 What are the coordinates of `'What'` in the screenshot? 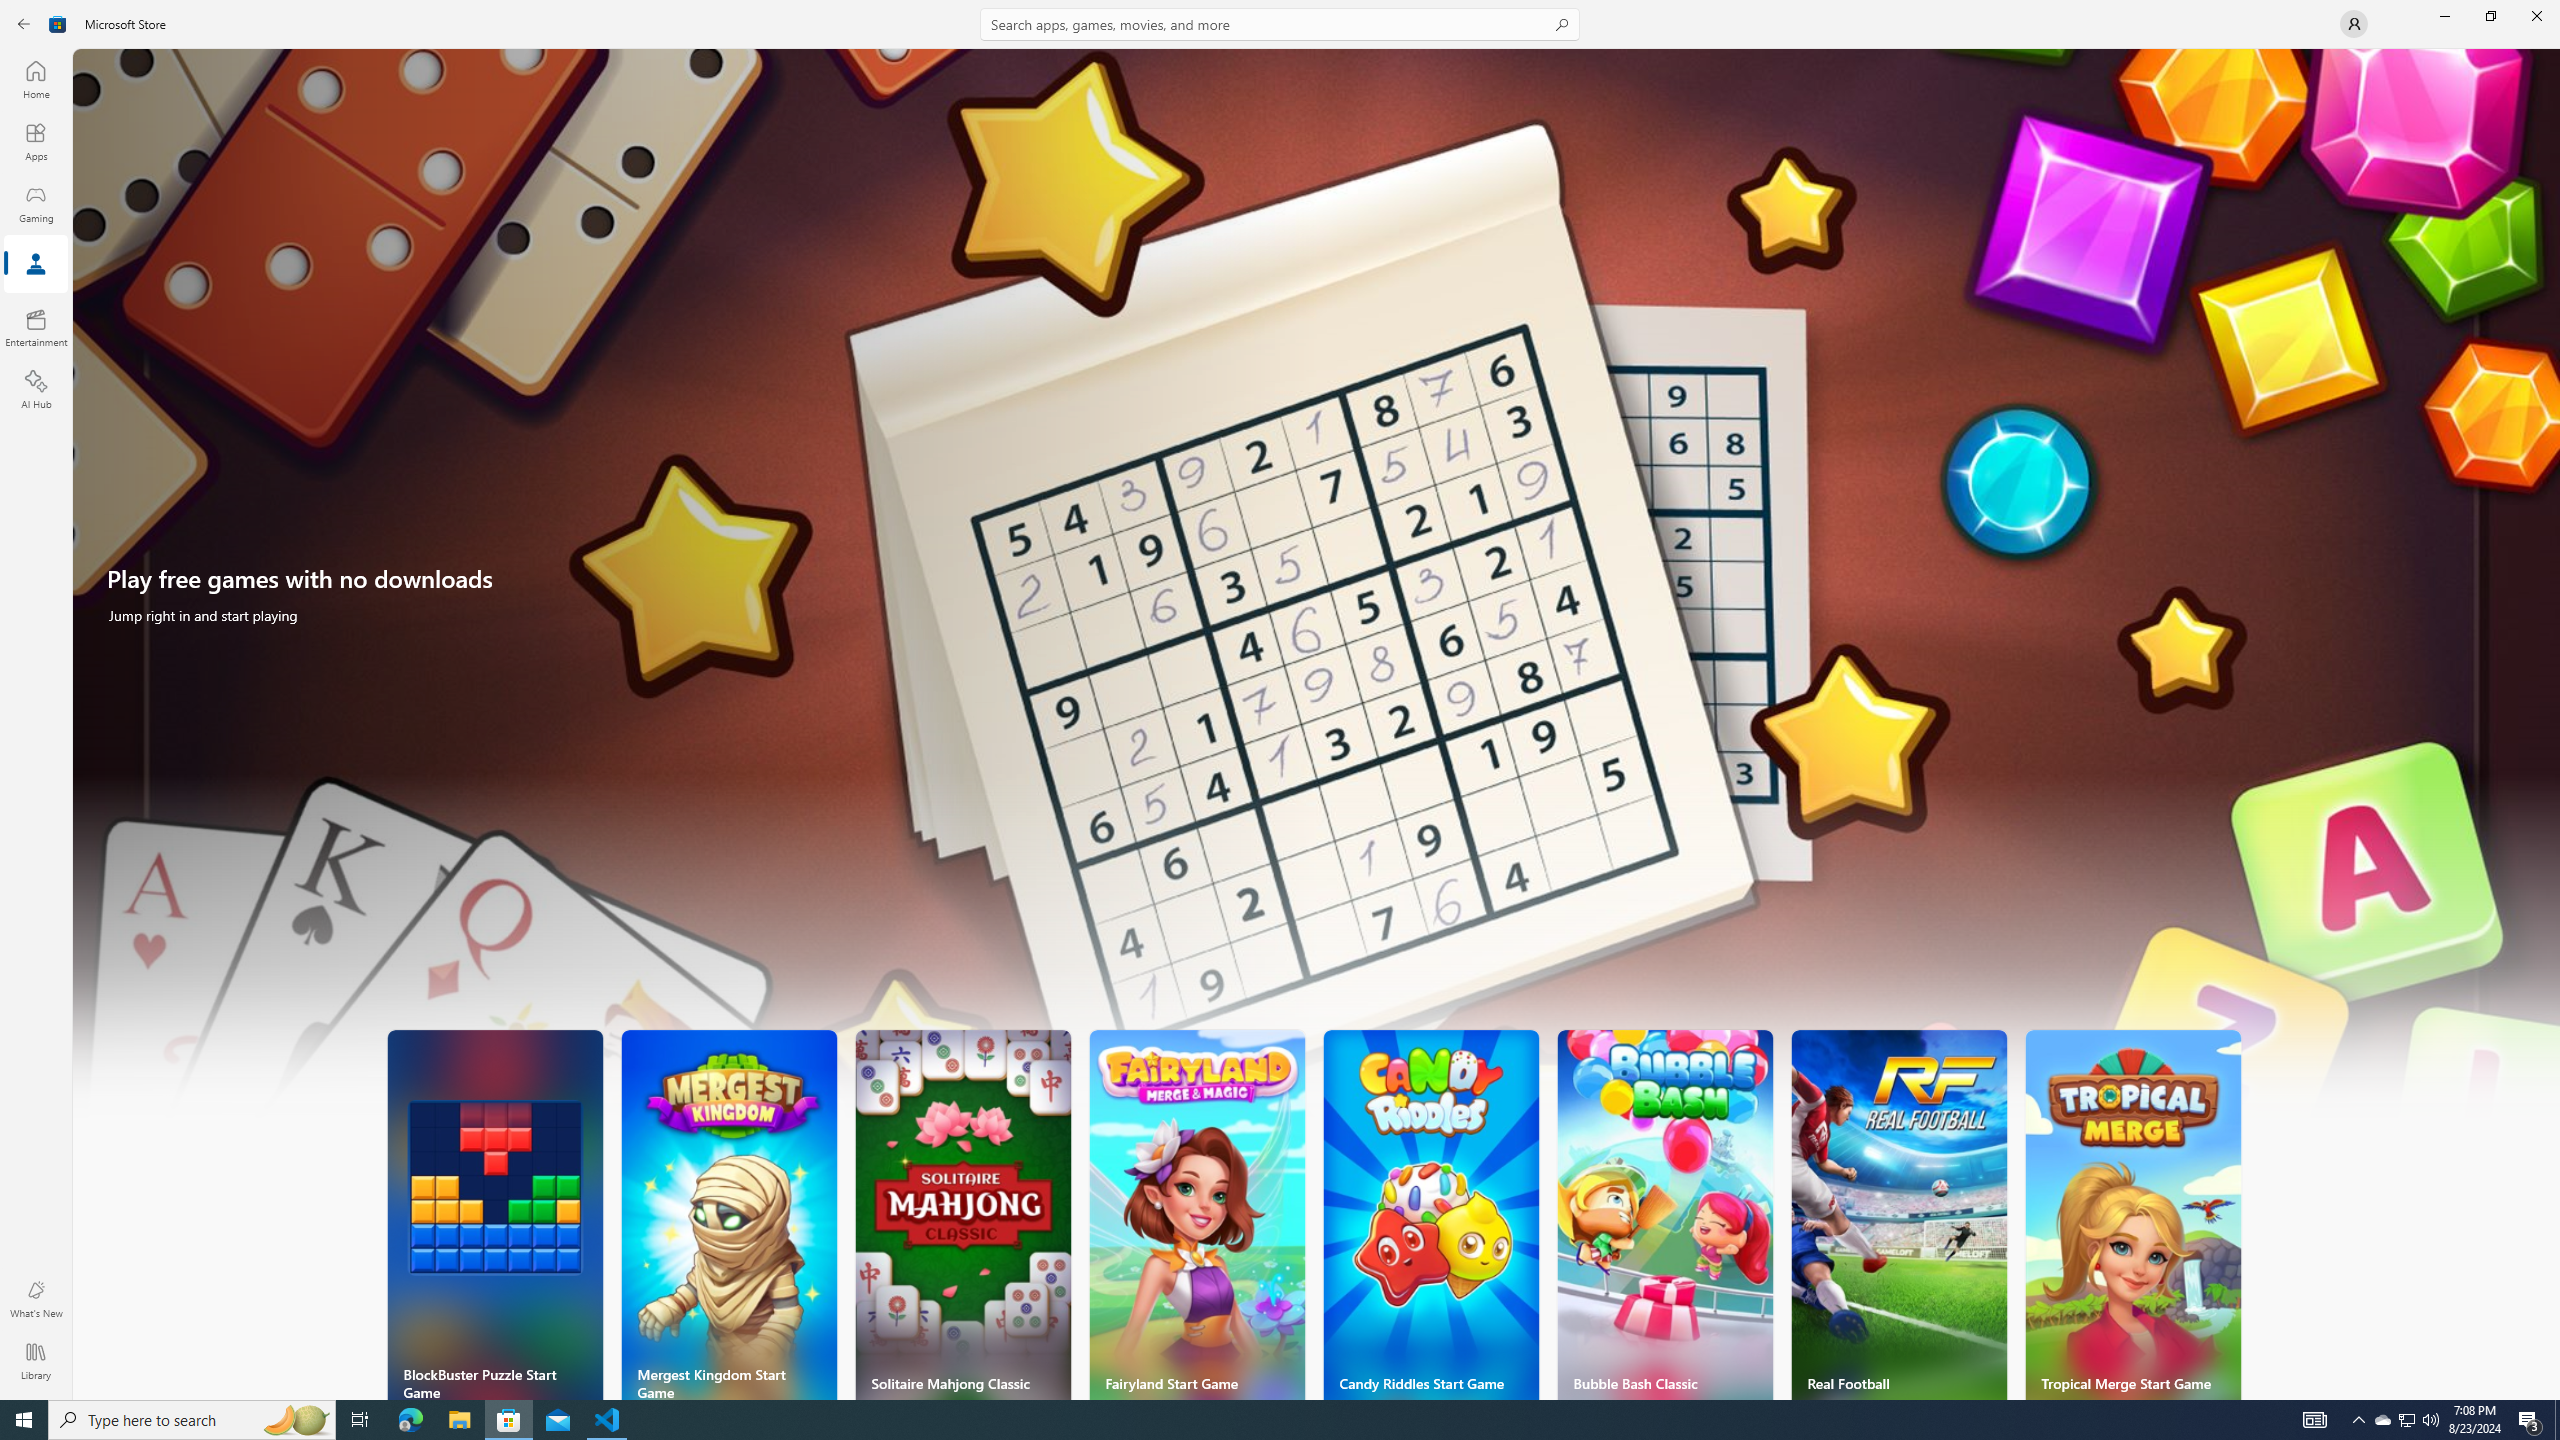 It's located at (34, 1298).